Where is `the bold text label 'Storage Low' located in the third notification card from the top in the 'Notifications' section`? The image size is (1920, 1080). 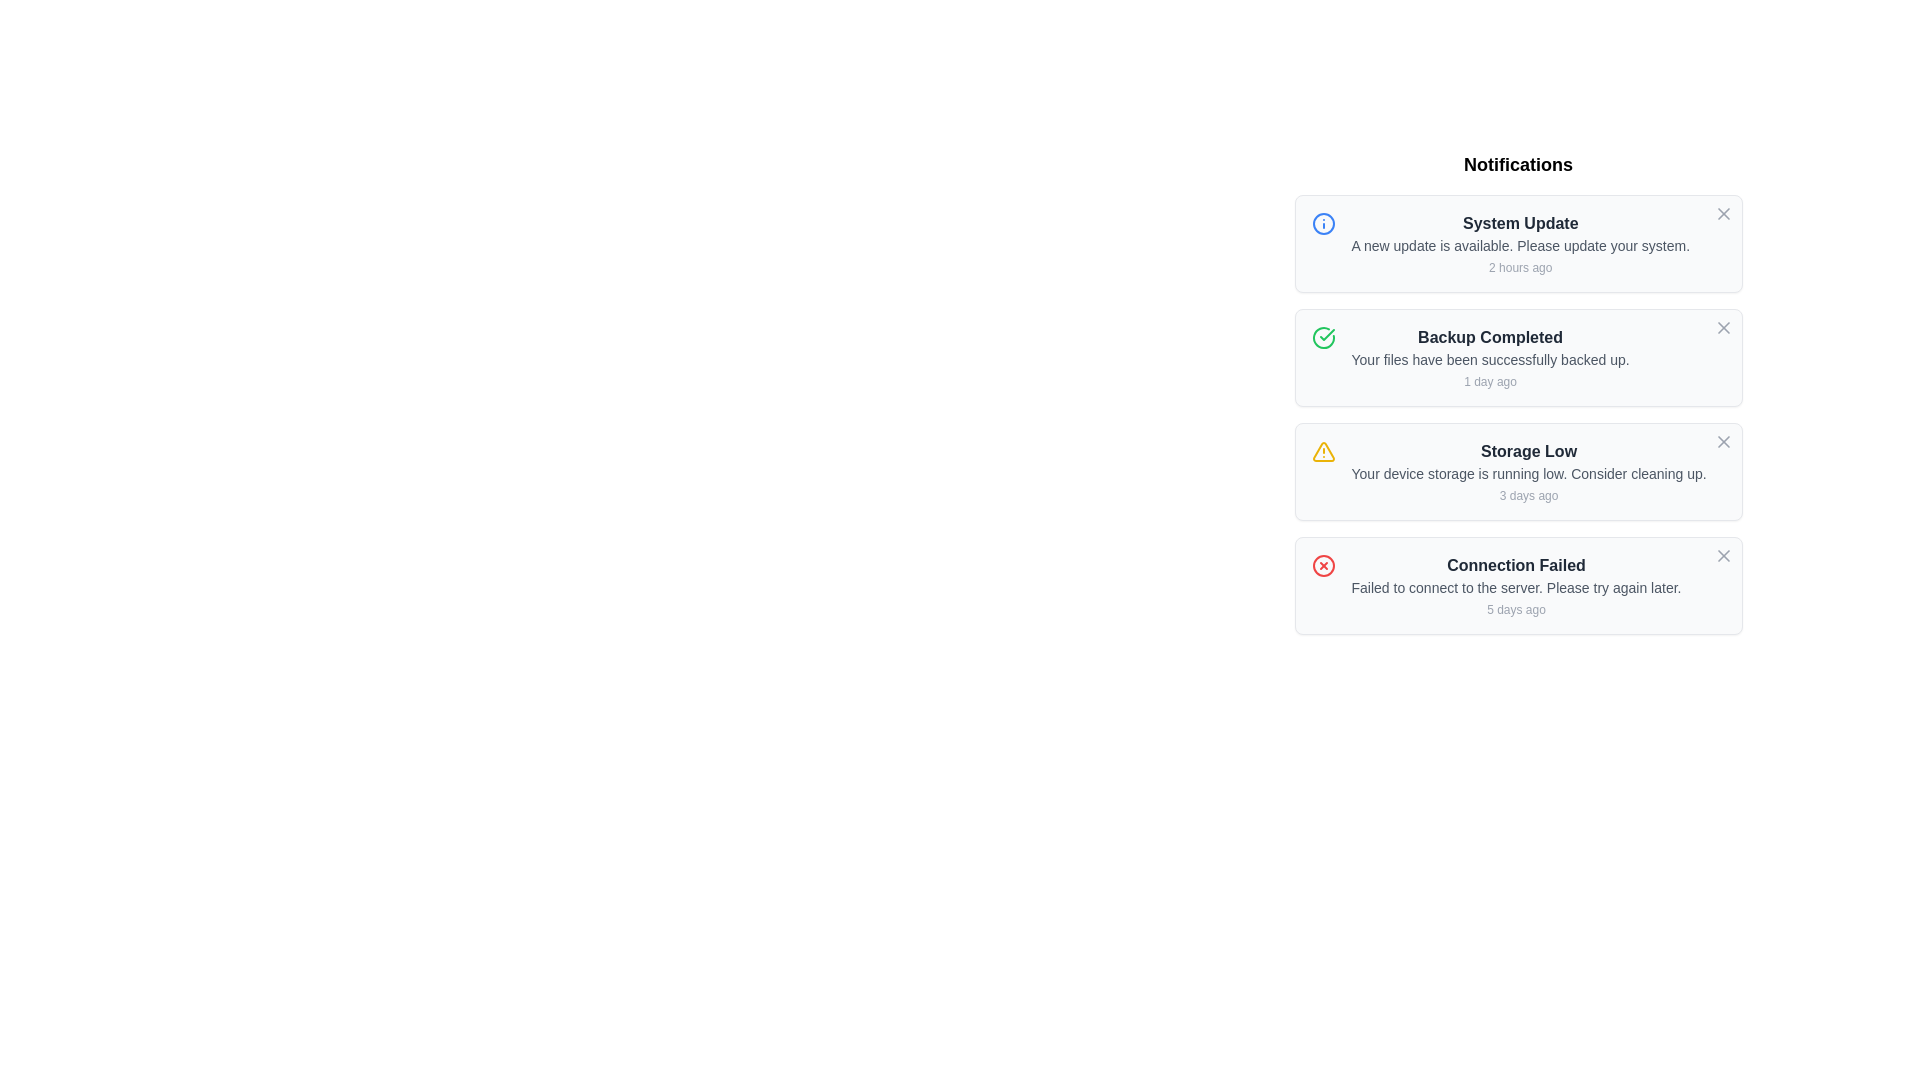
the bold text label 'Storage Low' located in the third notification card from the top in the 'Notifications' section is located at coordinates (1528, 451).